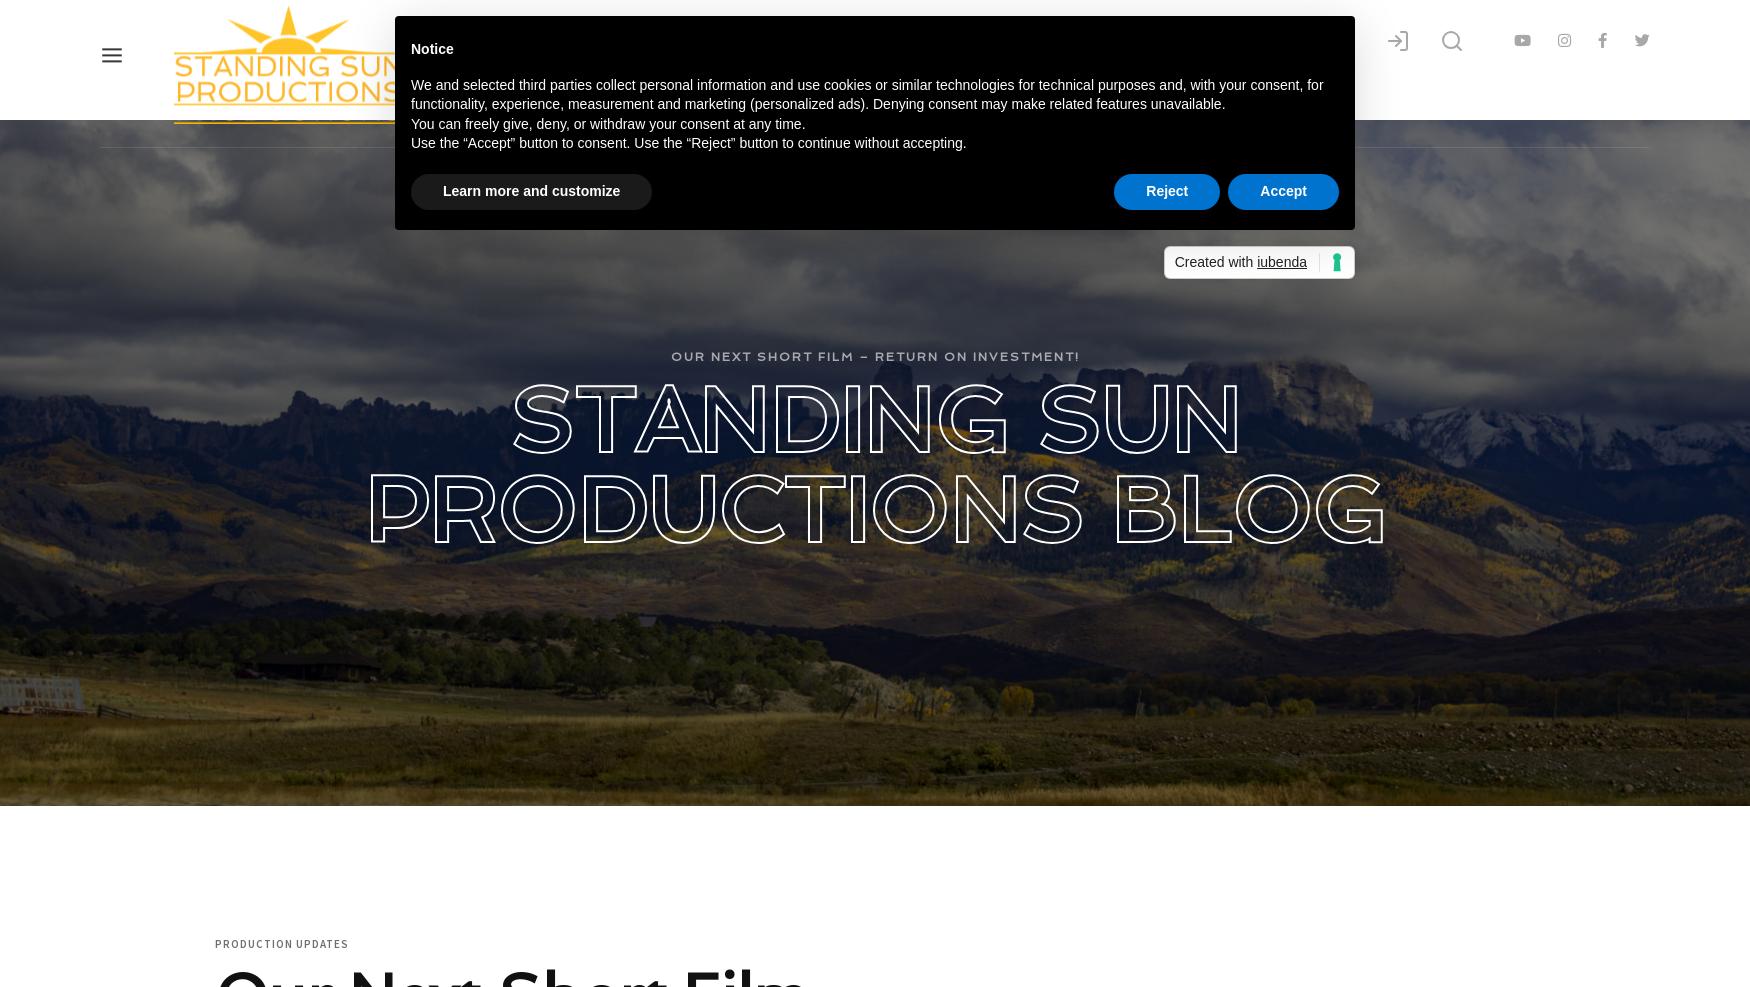  Describe the element at coordinates (1145, 188) in the screenshot. I see `'Reject'` at that location.